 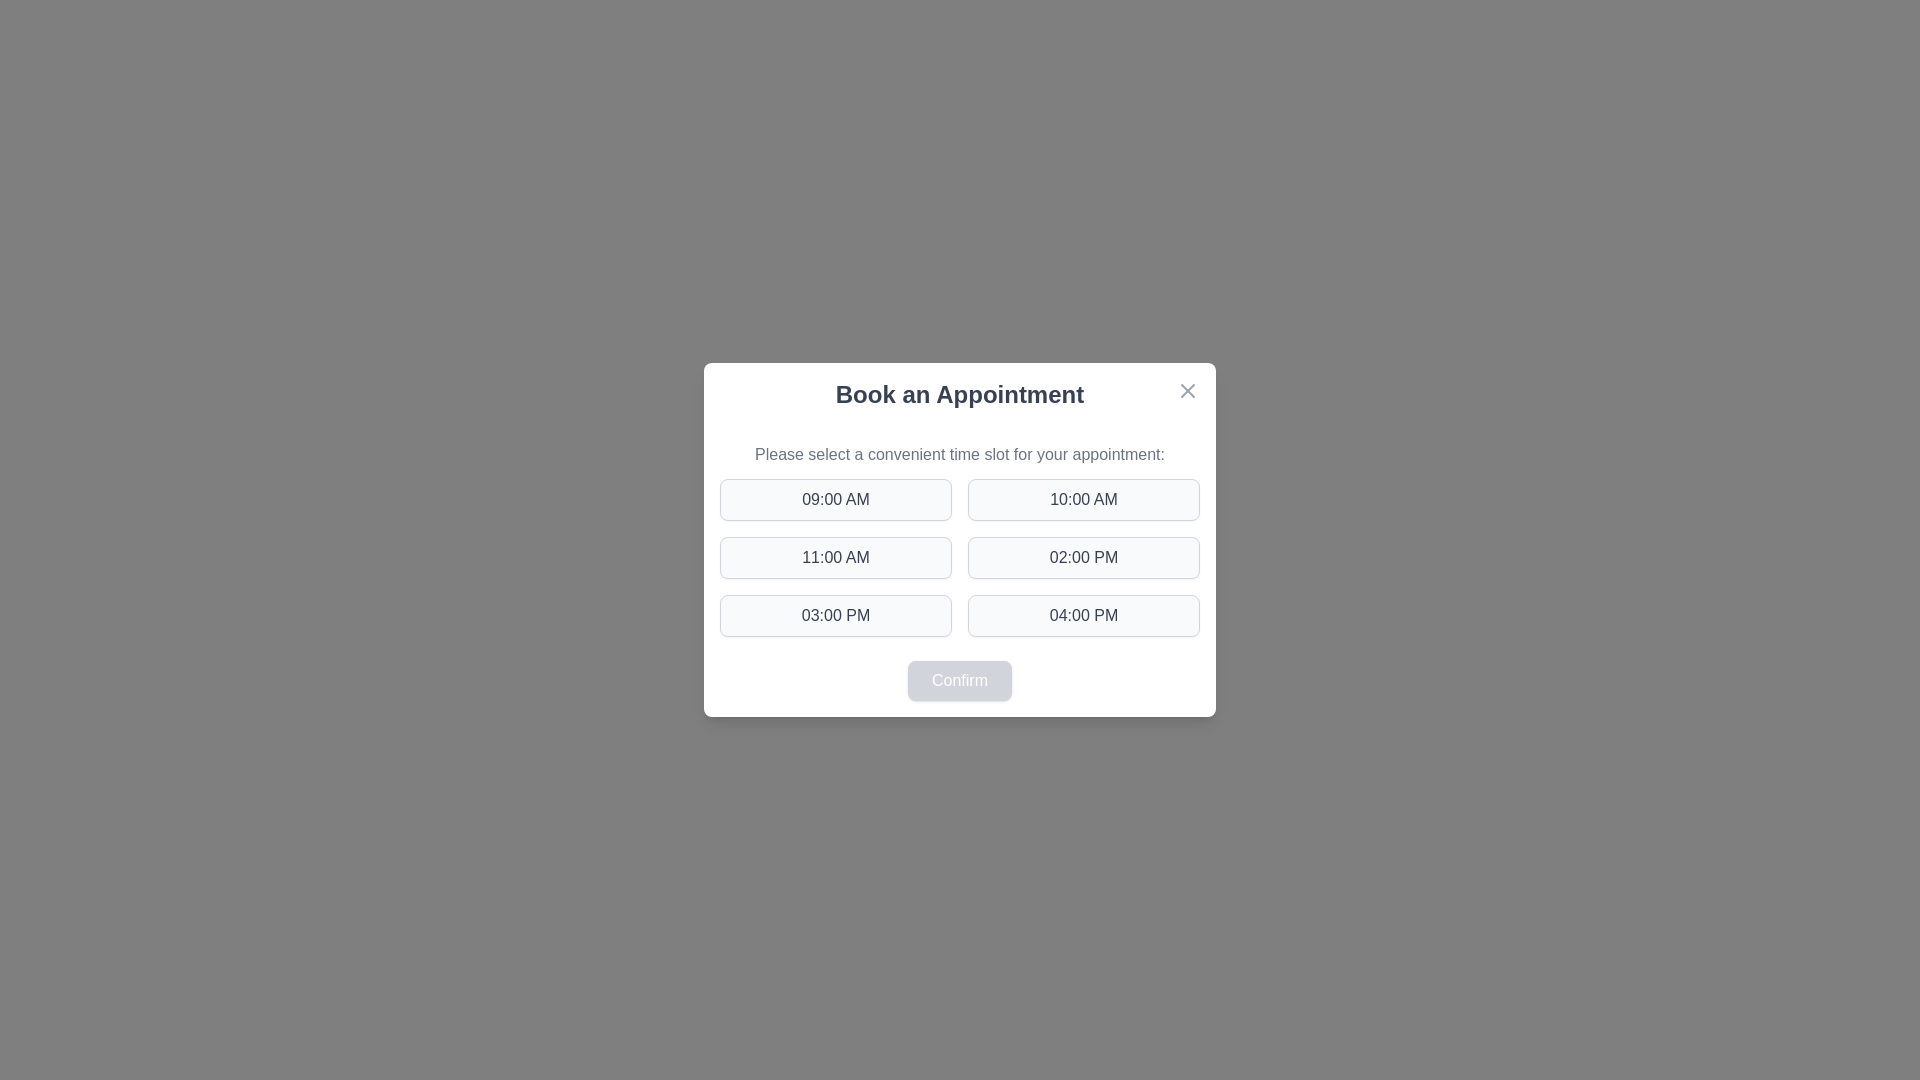 What do you see at coordinates (835, 499) in the screenshot?
I see `the time slot button labeled 09:00 AM` at bounding box center [835, 499].